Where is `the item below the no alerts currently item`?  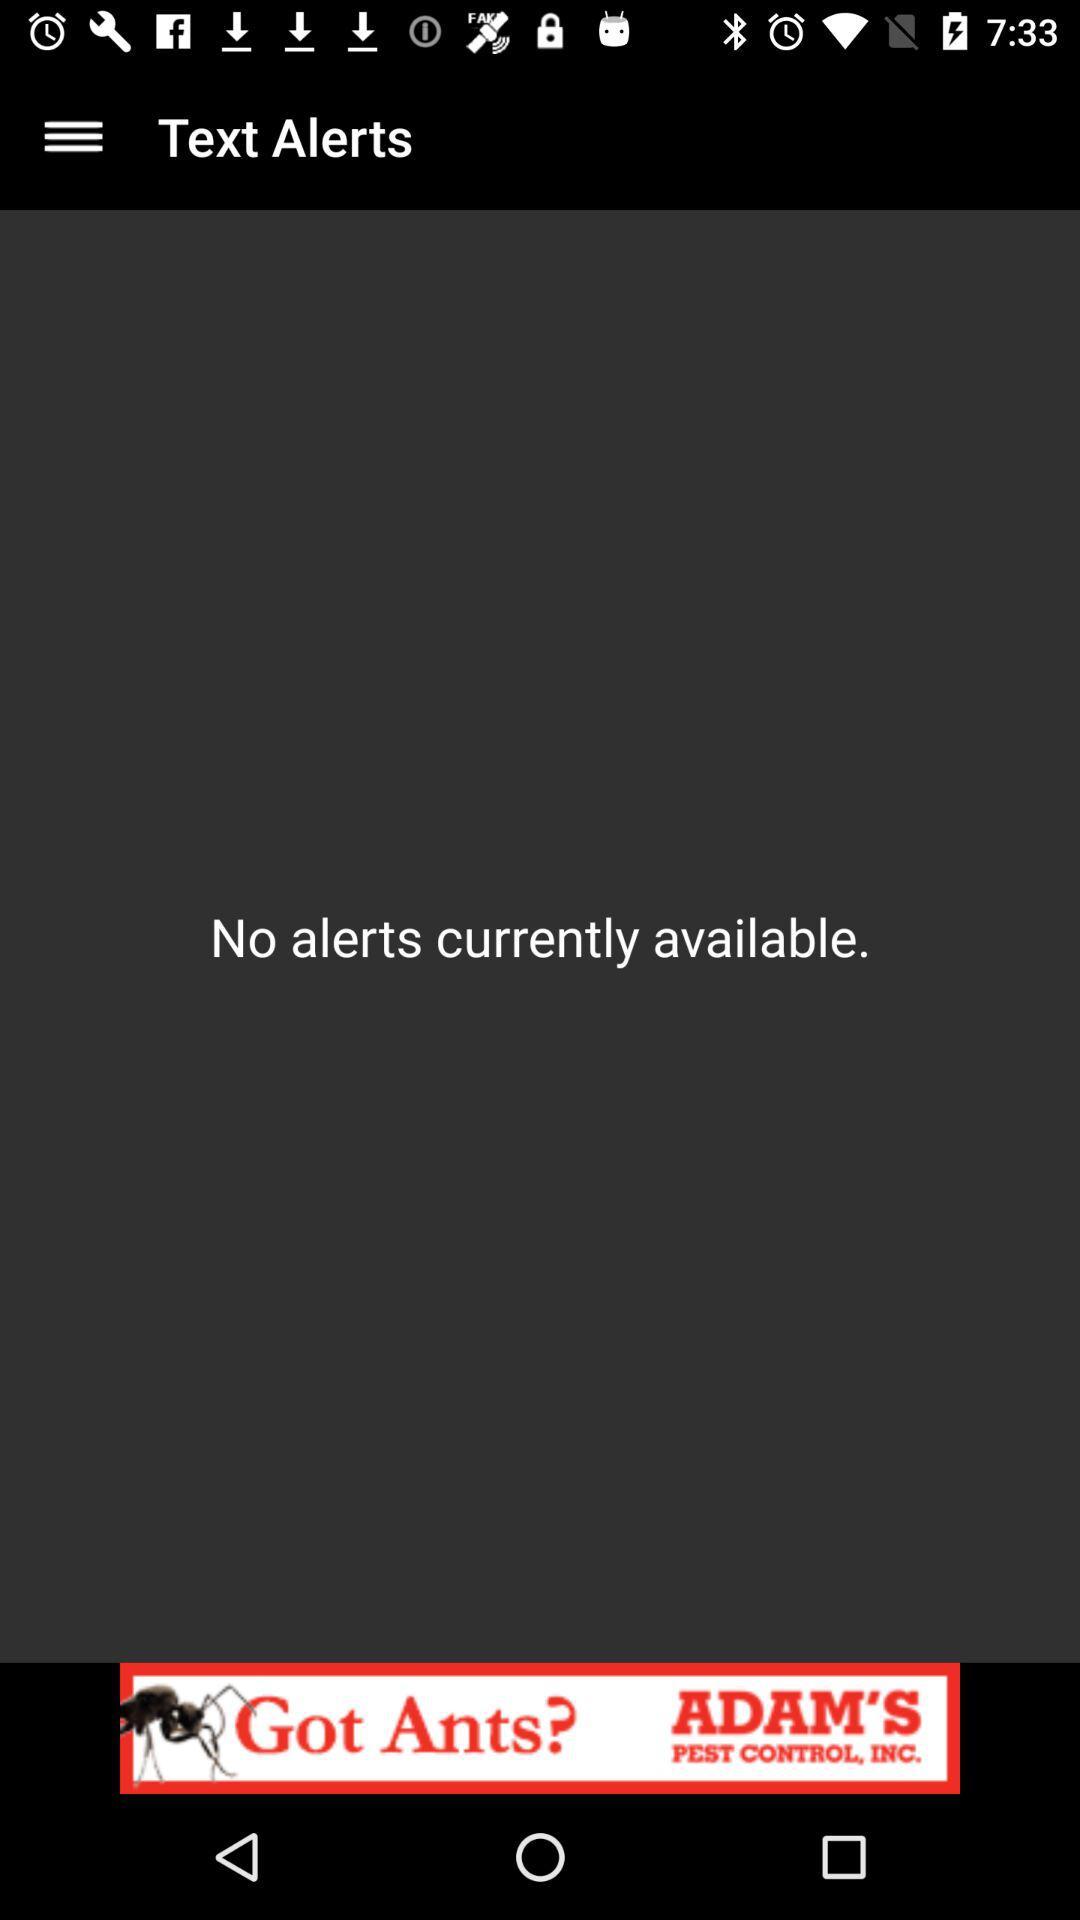
the item below the no alerts currently item is located at coordinates (540, 1727).